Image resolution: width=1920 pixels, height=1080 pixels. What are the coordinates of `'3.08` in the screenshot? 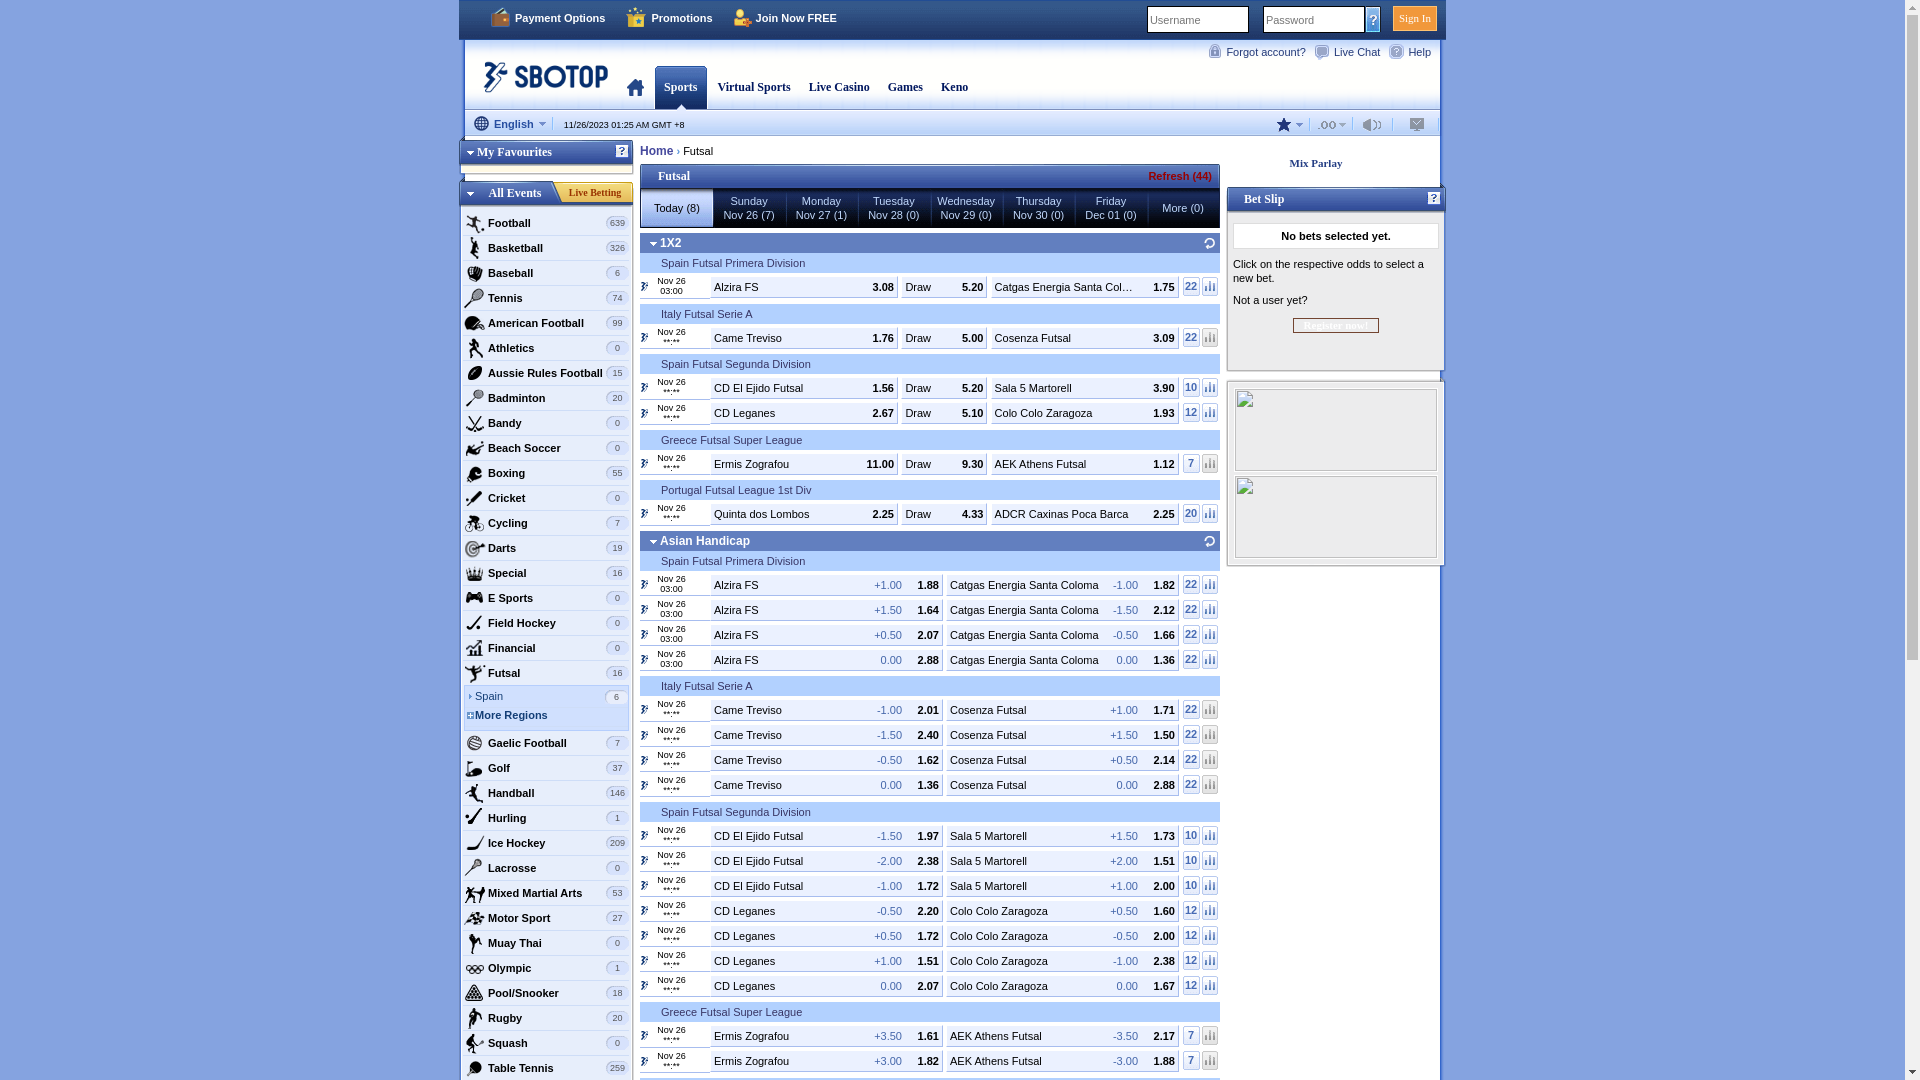 It's located at (804, 286).